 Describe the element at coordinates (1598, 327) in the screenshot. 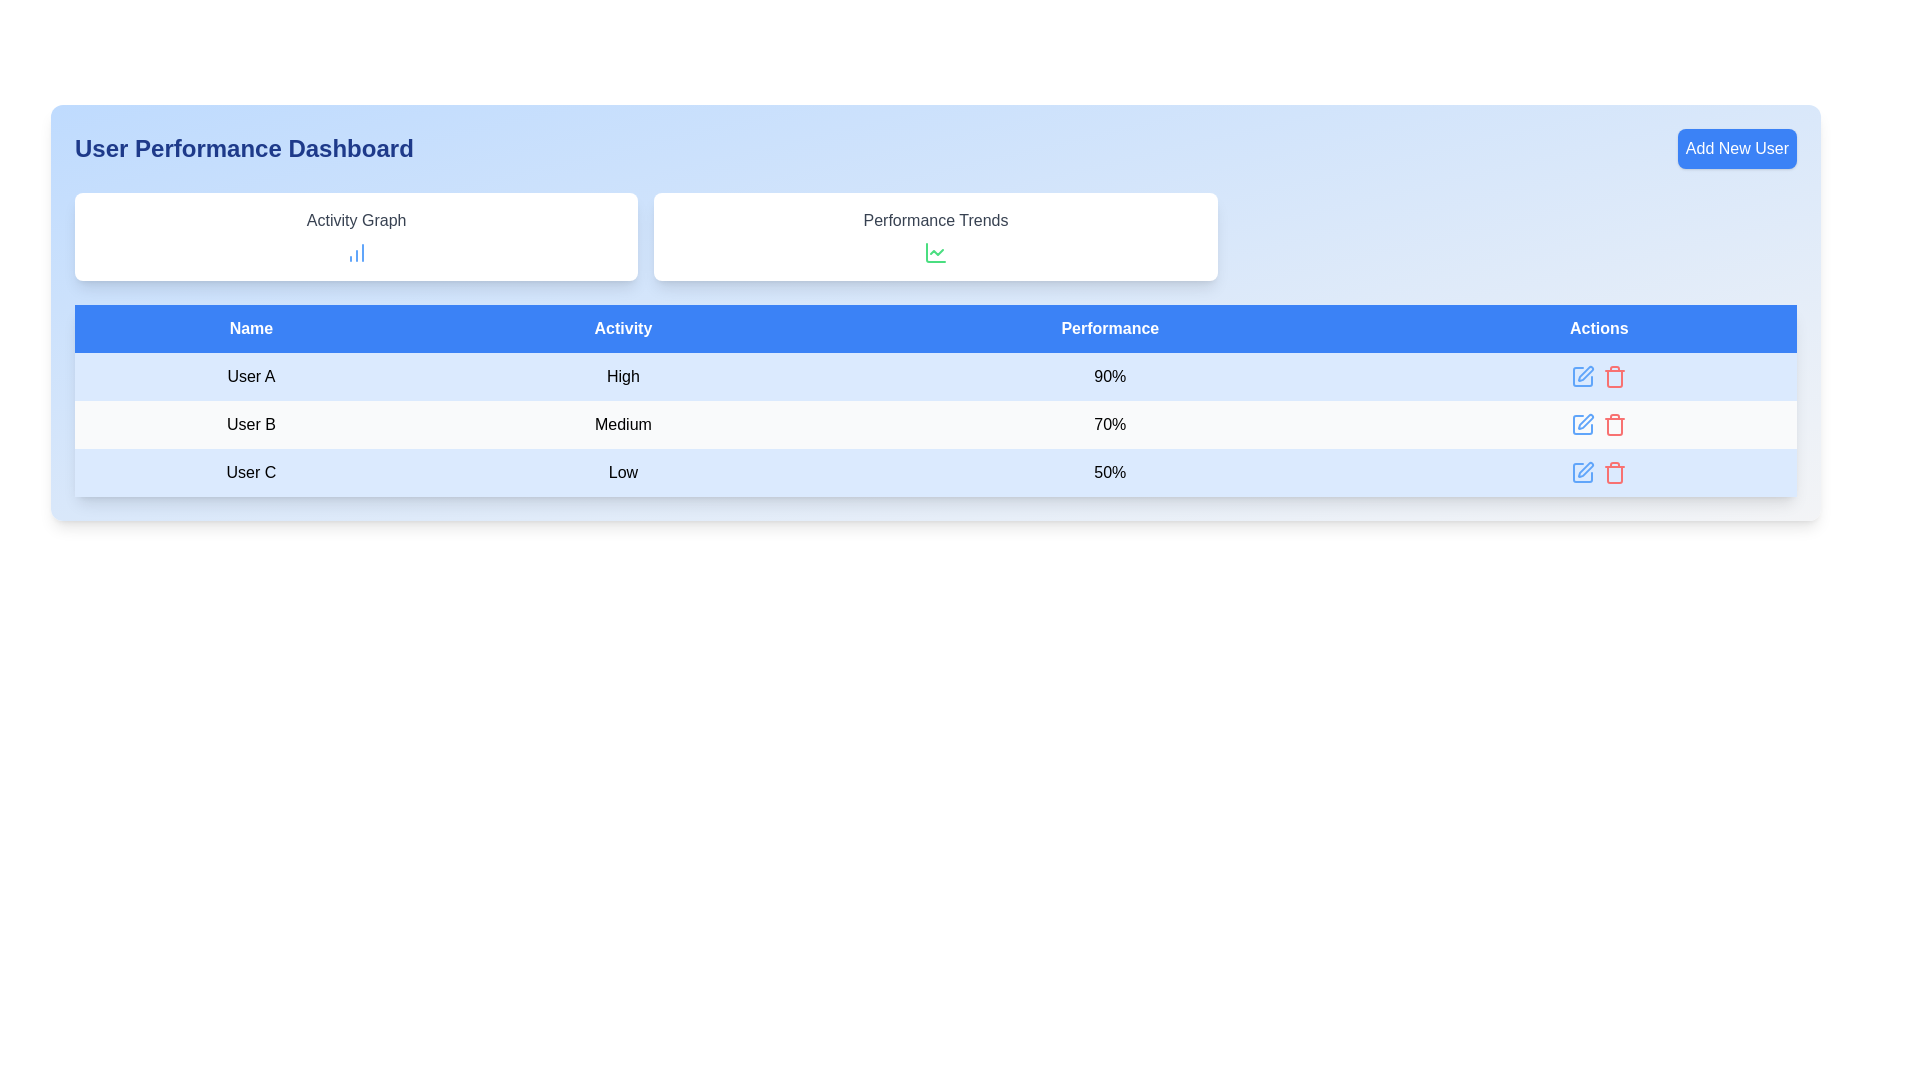

I see `the Table Header Cell that serves as the header for the last column in a table, indicating actions for each row below it` at that location.